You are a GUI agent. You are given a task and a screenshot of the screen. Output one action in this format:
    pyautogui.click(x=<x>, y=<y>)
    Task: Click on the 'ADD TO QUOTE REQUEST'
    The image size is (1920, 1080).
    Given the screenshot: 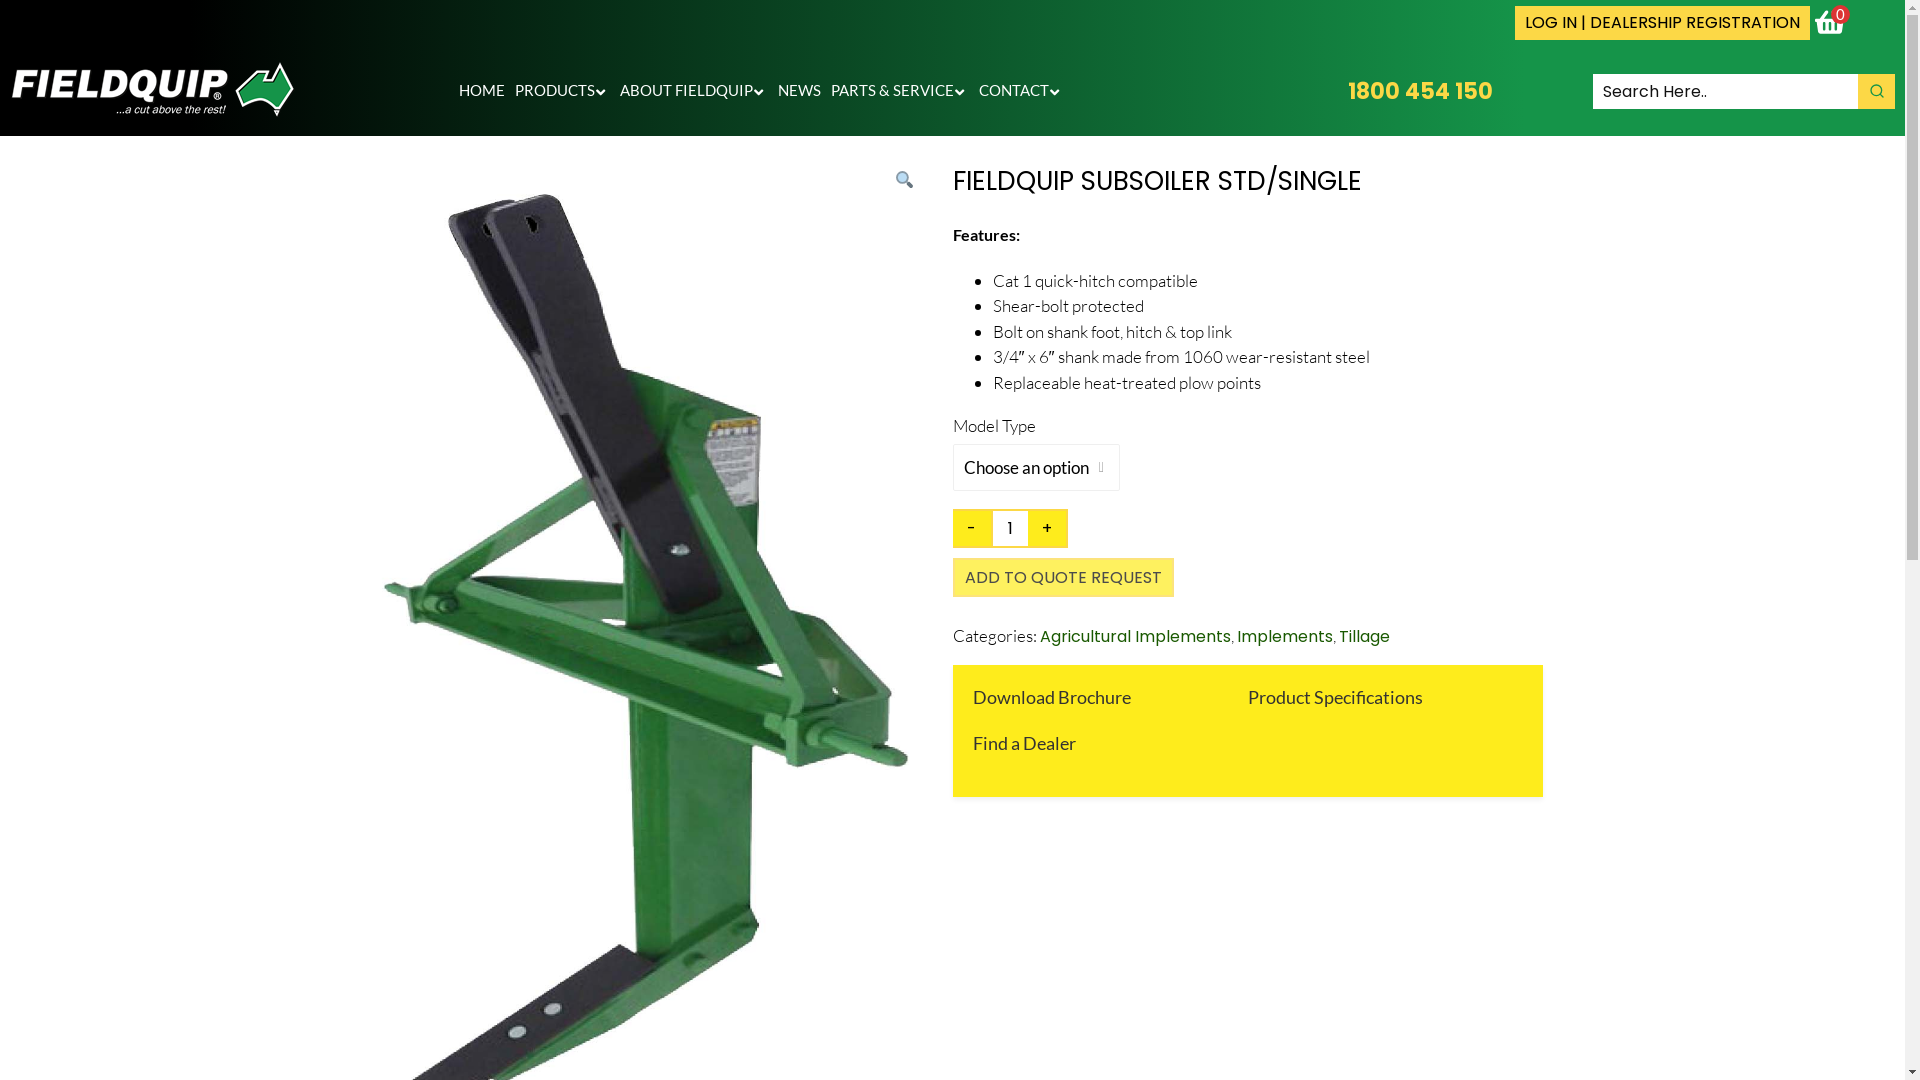 What is the action you would take?
    pyautogui.click(x=1061, y=577)
    